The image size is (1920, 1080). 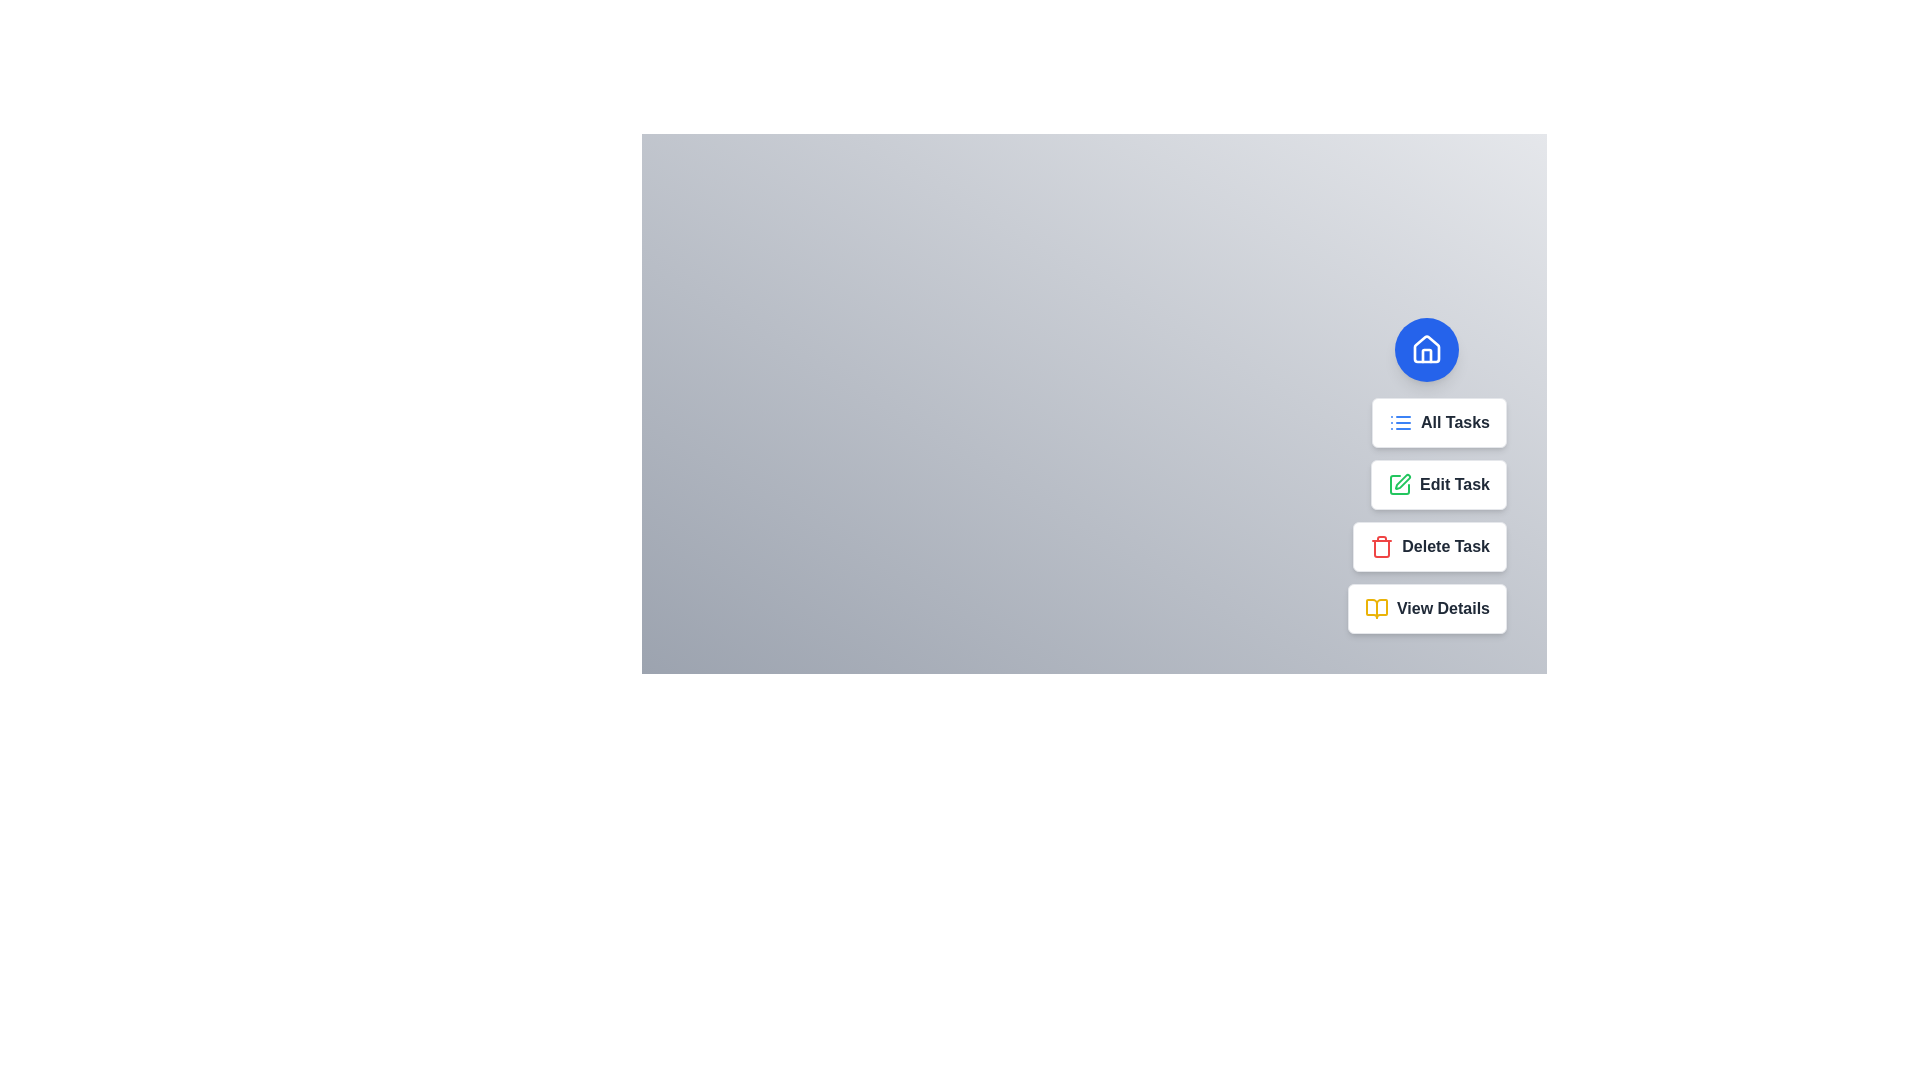 I want to click on the task option Delete Task from the speed dial menu, so click(x=1429, y=547).